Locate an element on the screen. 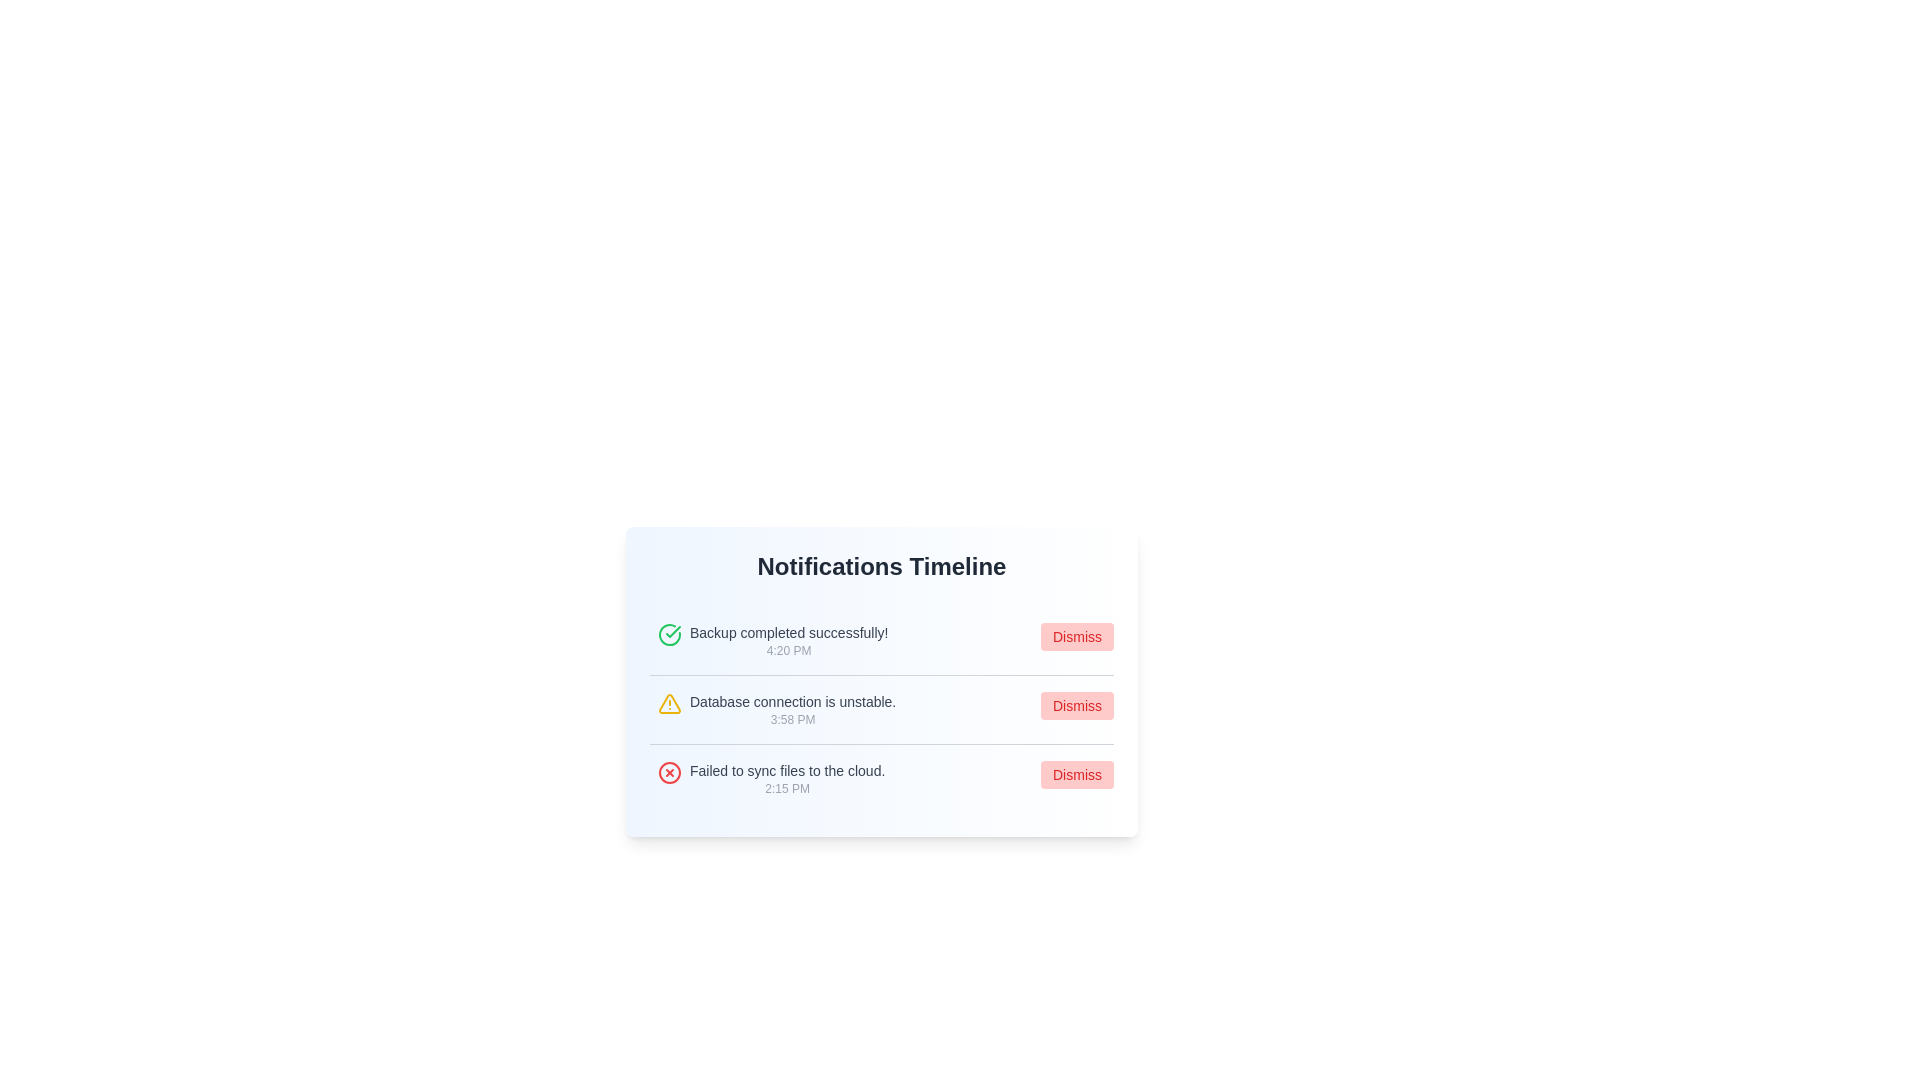  the static text element that informs the user about the database connection status, positioned in the notifications list, specifically within the second item, directly above the timestamp '3:58 PM' and adjacent to the yellow warning symbol is located at coordinates (792, 701).